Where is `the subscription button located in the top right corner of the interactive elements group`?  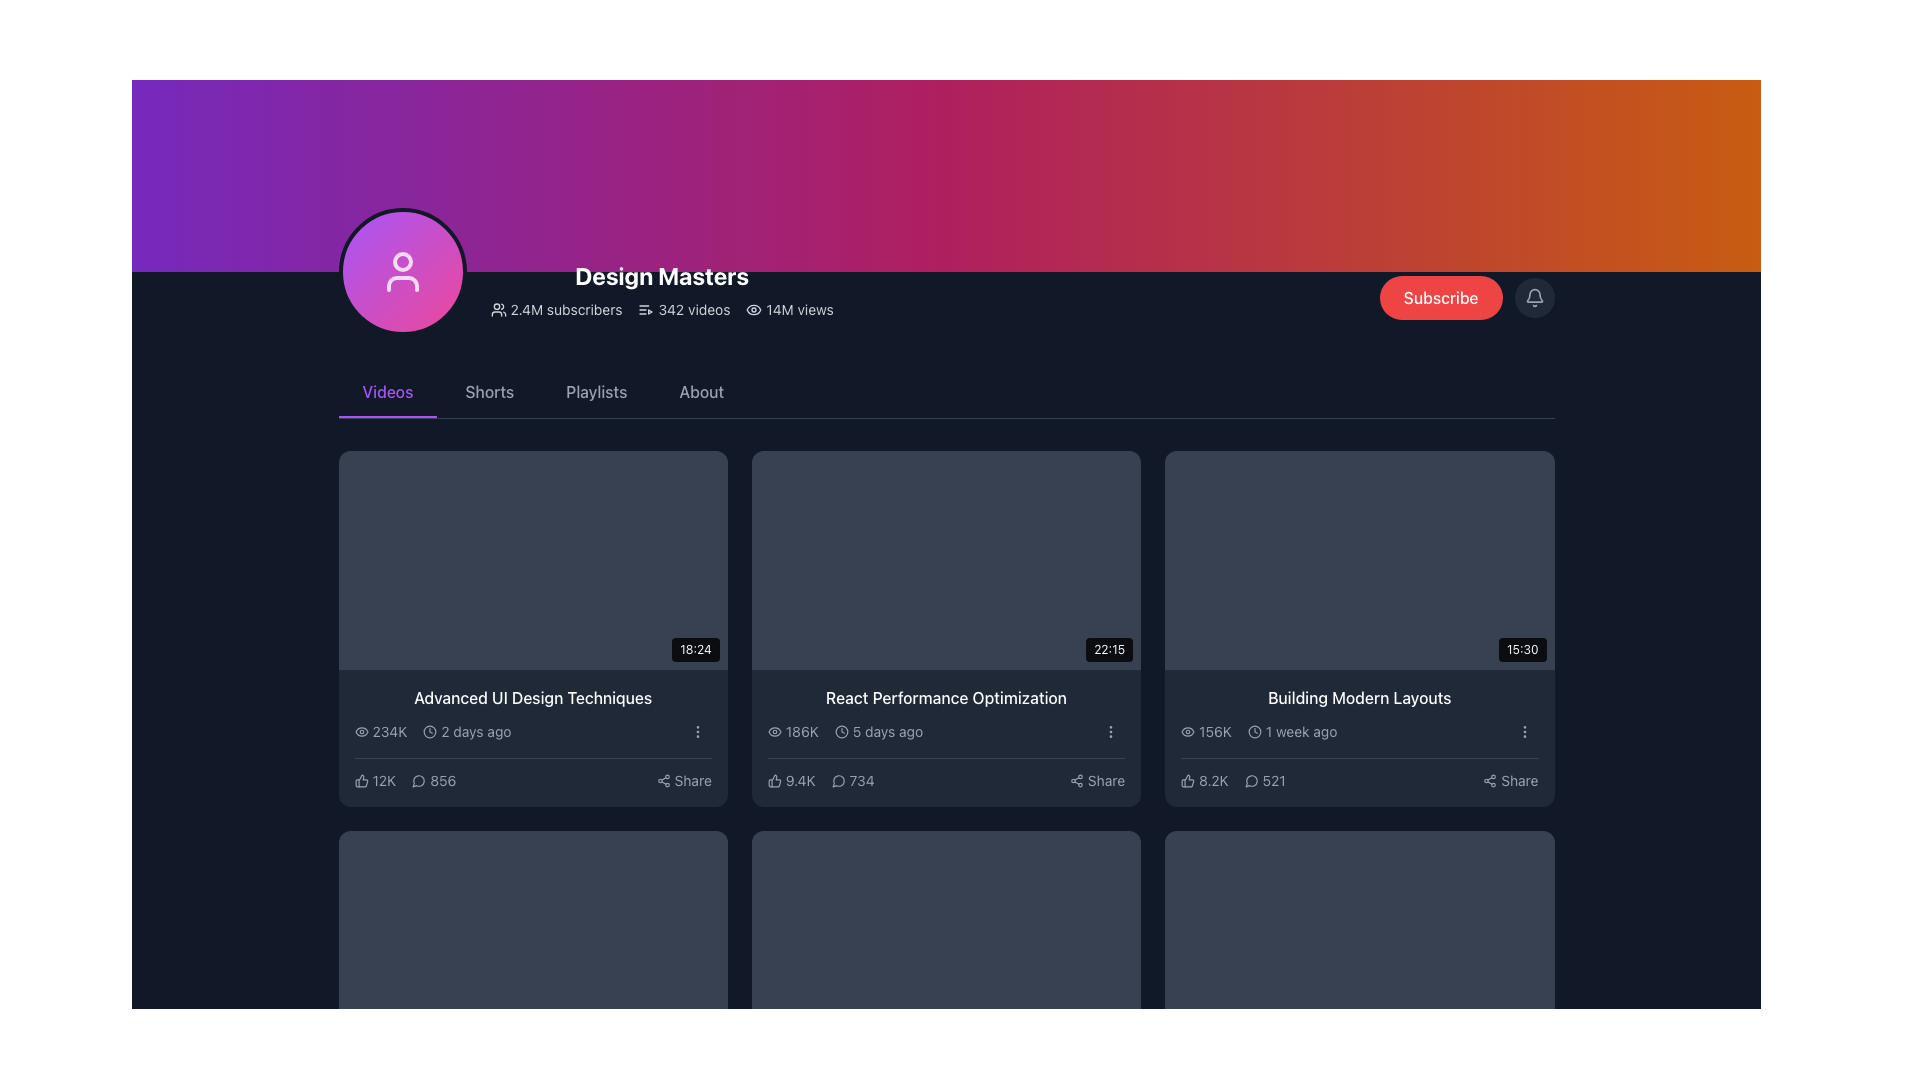 the subscription button located in the top right corner of the interactive elements group is located at coordinates (1441, 297).